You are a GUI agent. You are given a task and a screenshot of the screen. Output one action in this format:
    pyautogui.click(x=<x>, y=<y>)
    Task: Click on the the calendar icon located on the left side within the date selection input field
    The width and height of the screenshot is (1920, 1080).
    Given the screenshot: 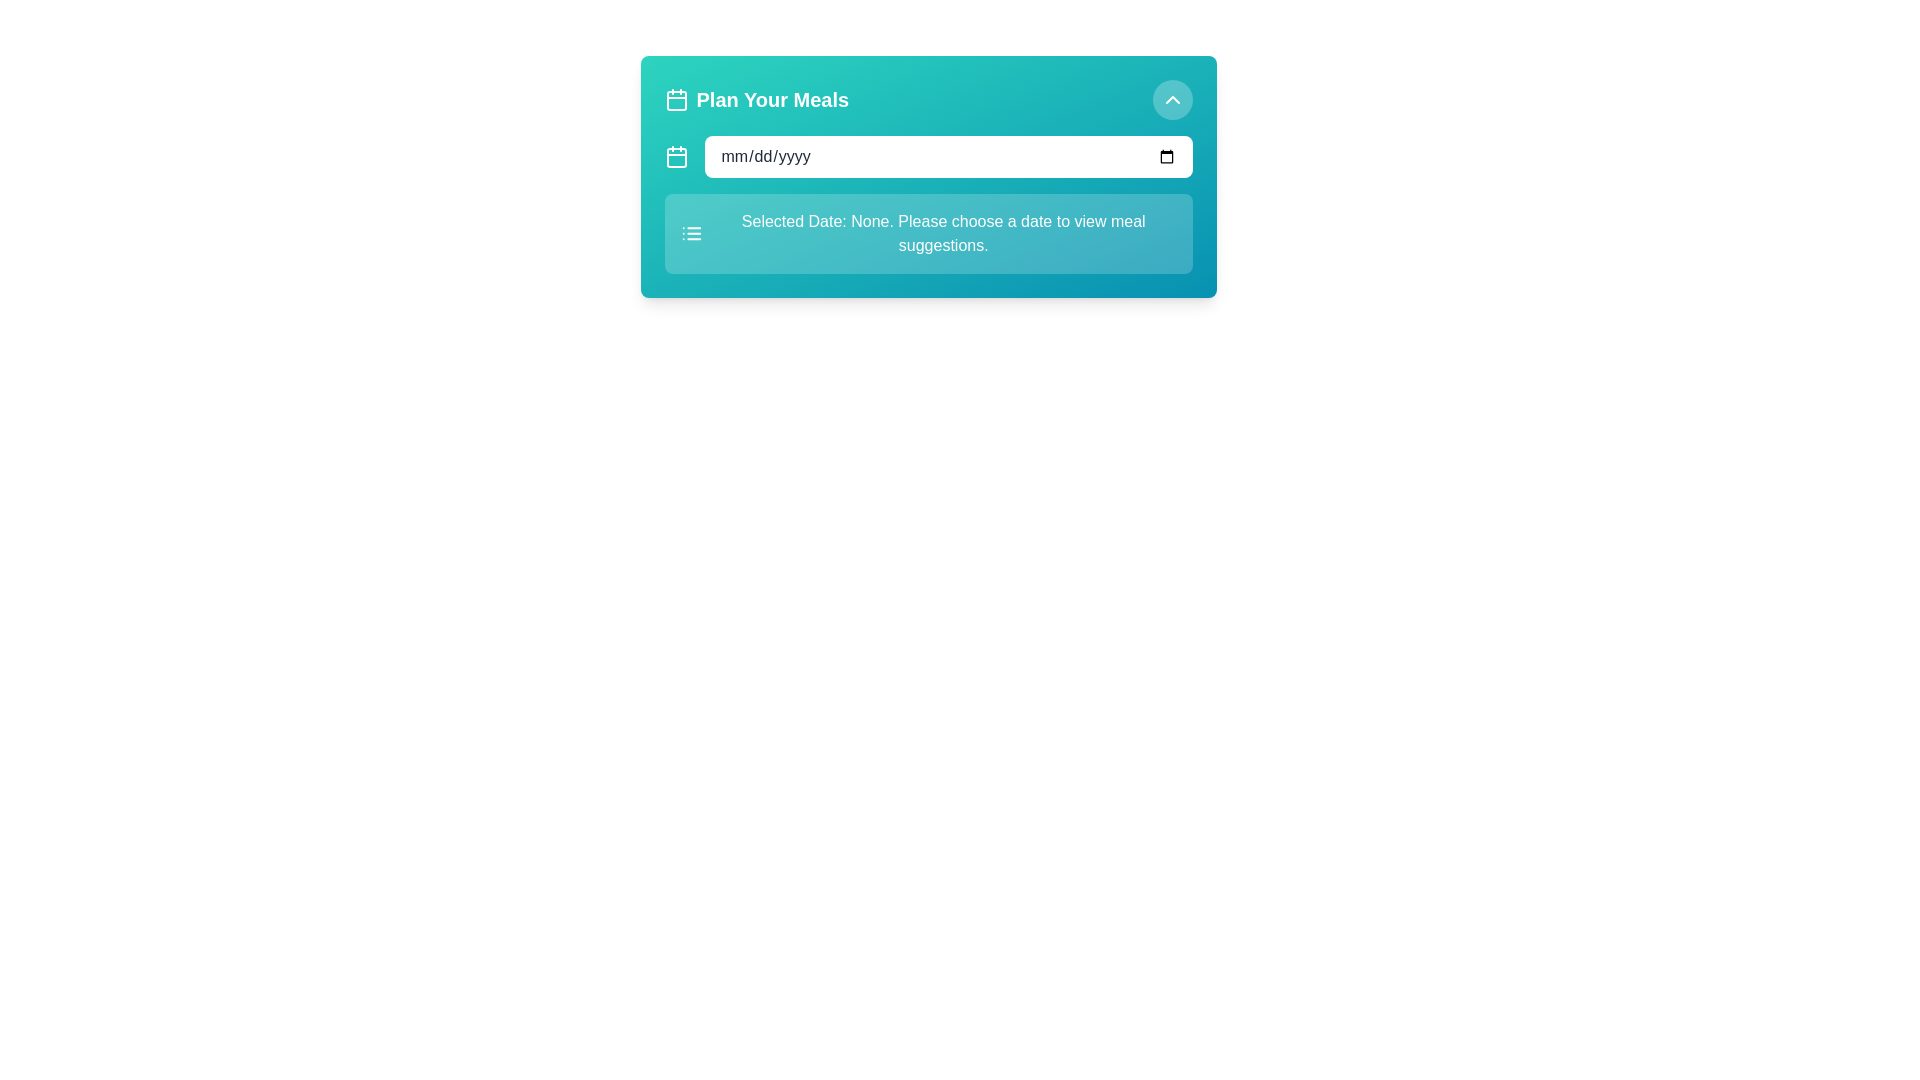 What is the action you would take?
    pyautogui.click(x=676, y=156)
    